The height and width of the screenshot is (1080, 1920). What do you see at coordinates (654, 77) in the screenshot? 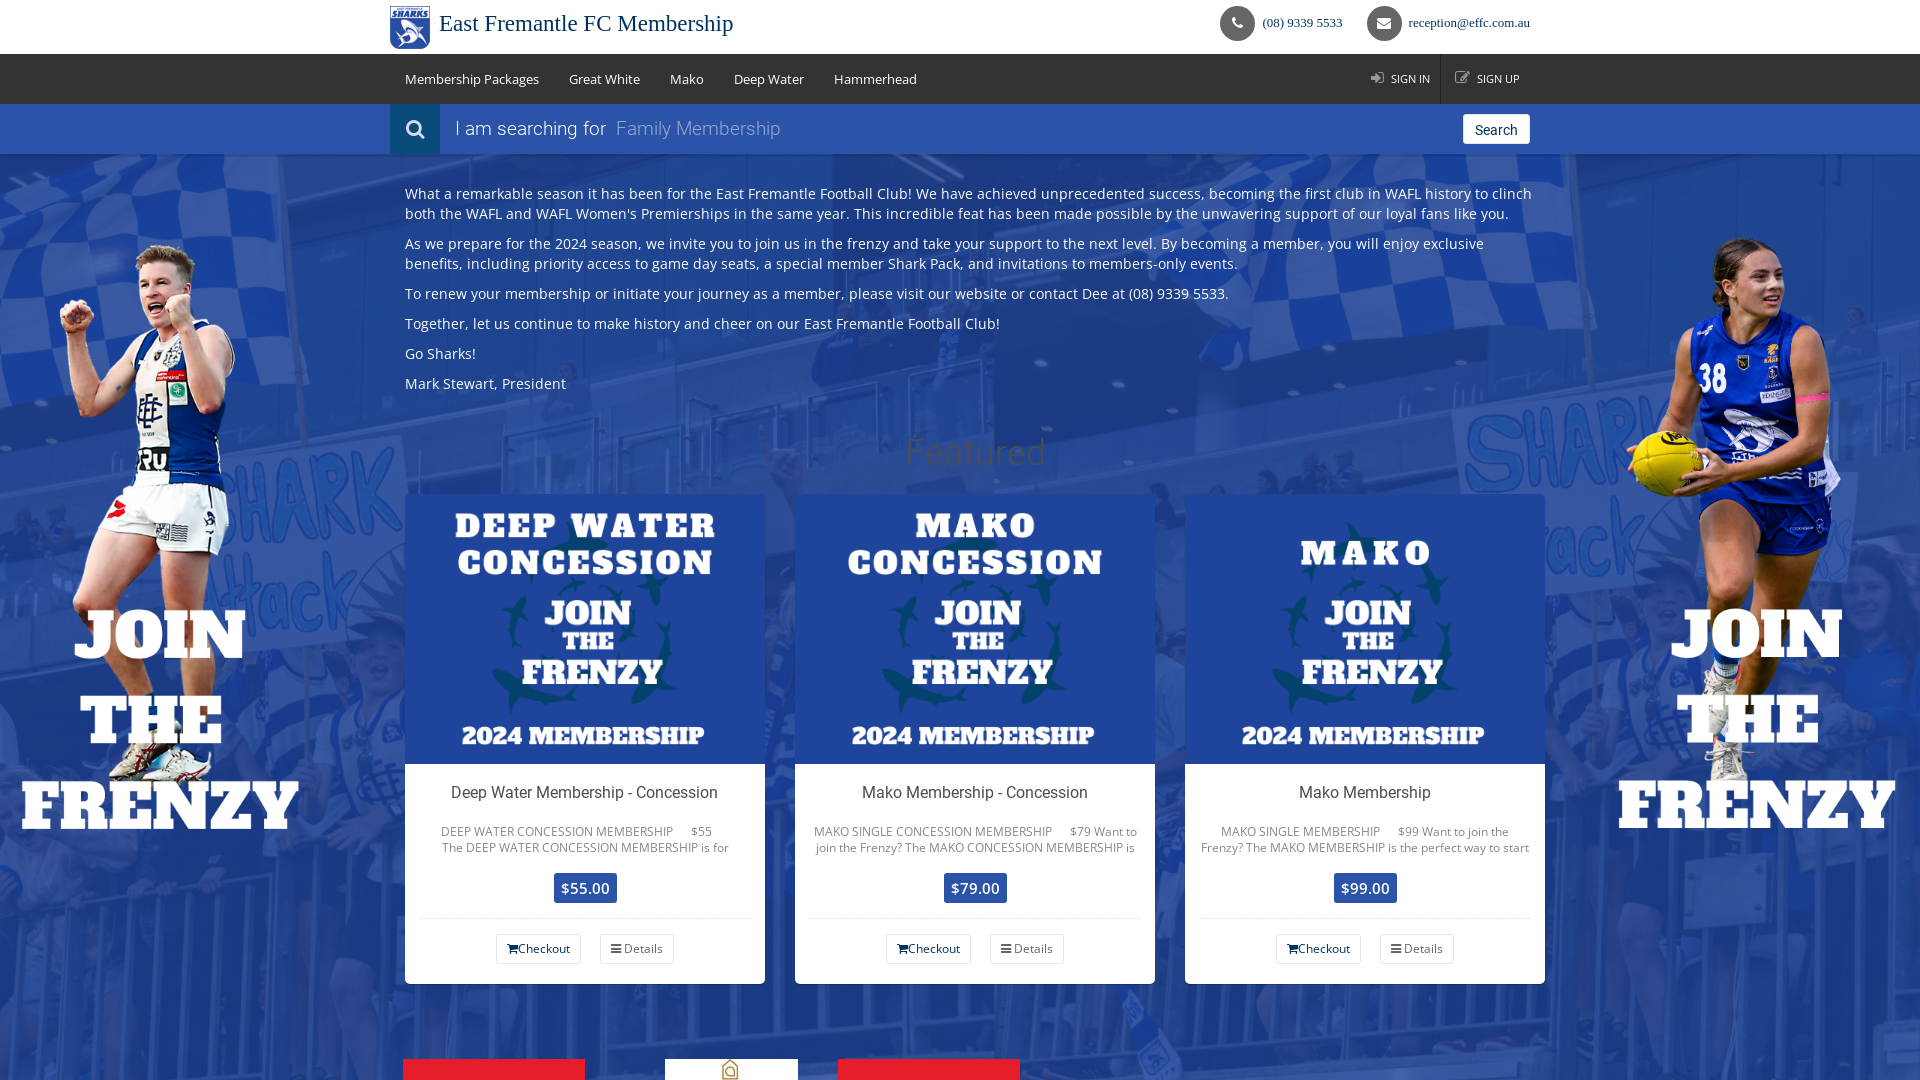
I see `'Mako'` at bounding box center [654, 77].